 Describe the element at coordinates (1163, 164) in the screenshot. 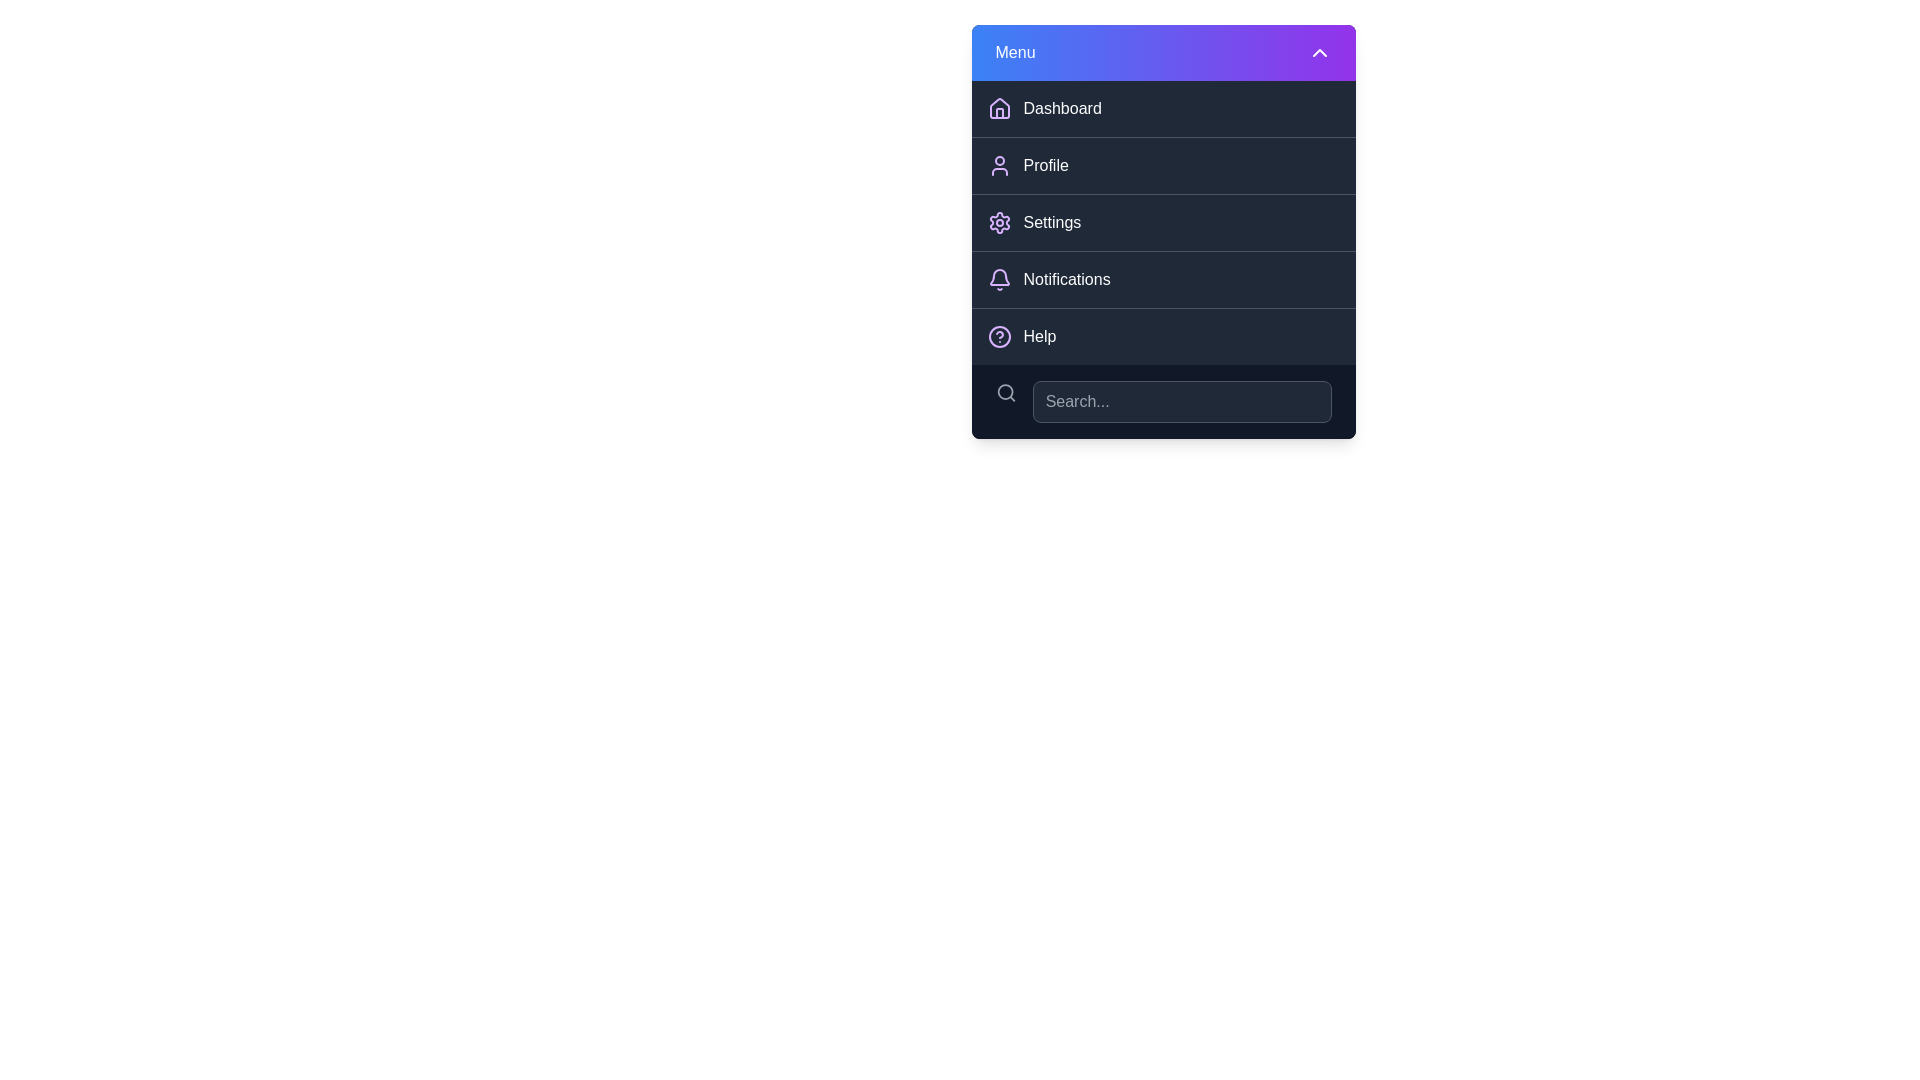

I see `the user profile button located in the side panel, which is the second item from the top` at that location.